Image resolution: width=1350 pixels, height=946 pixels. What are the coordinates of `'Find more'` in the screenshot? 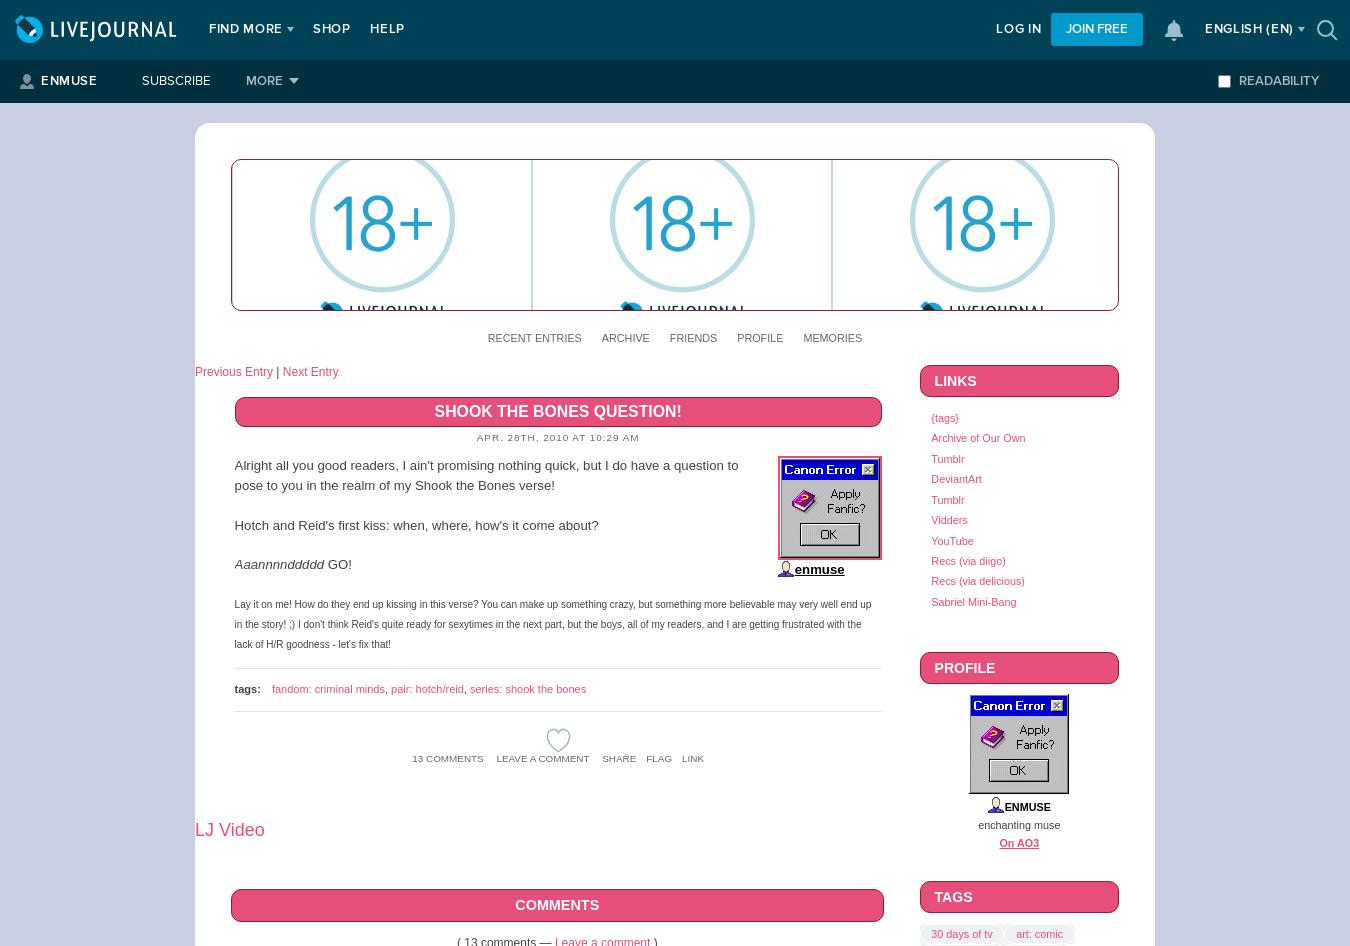 It's located at (208, 29).